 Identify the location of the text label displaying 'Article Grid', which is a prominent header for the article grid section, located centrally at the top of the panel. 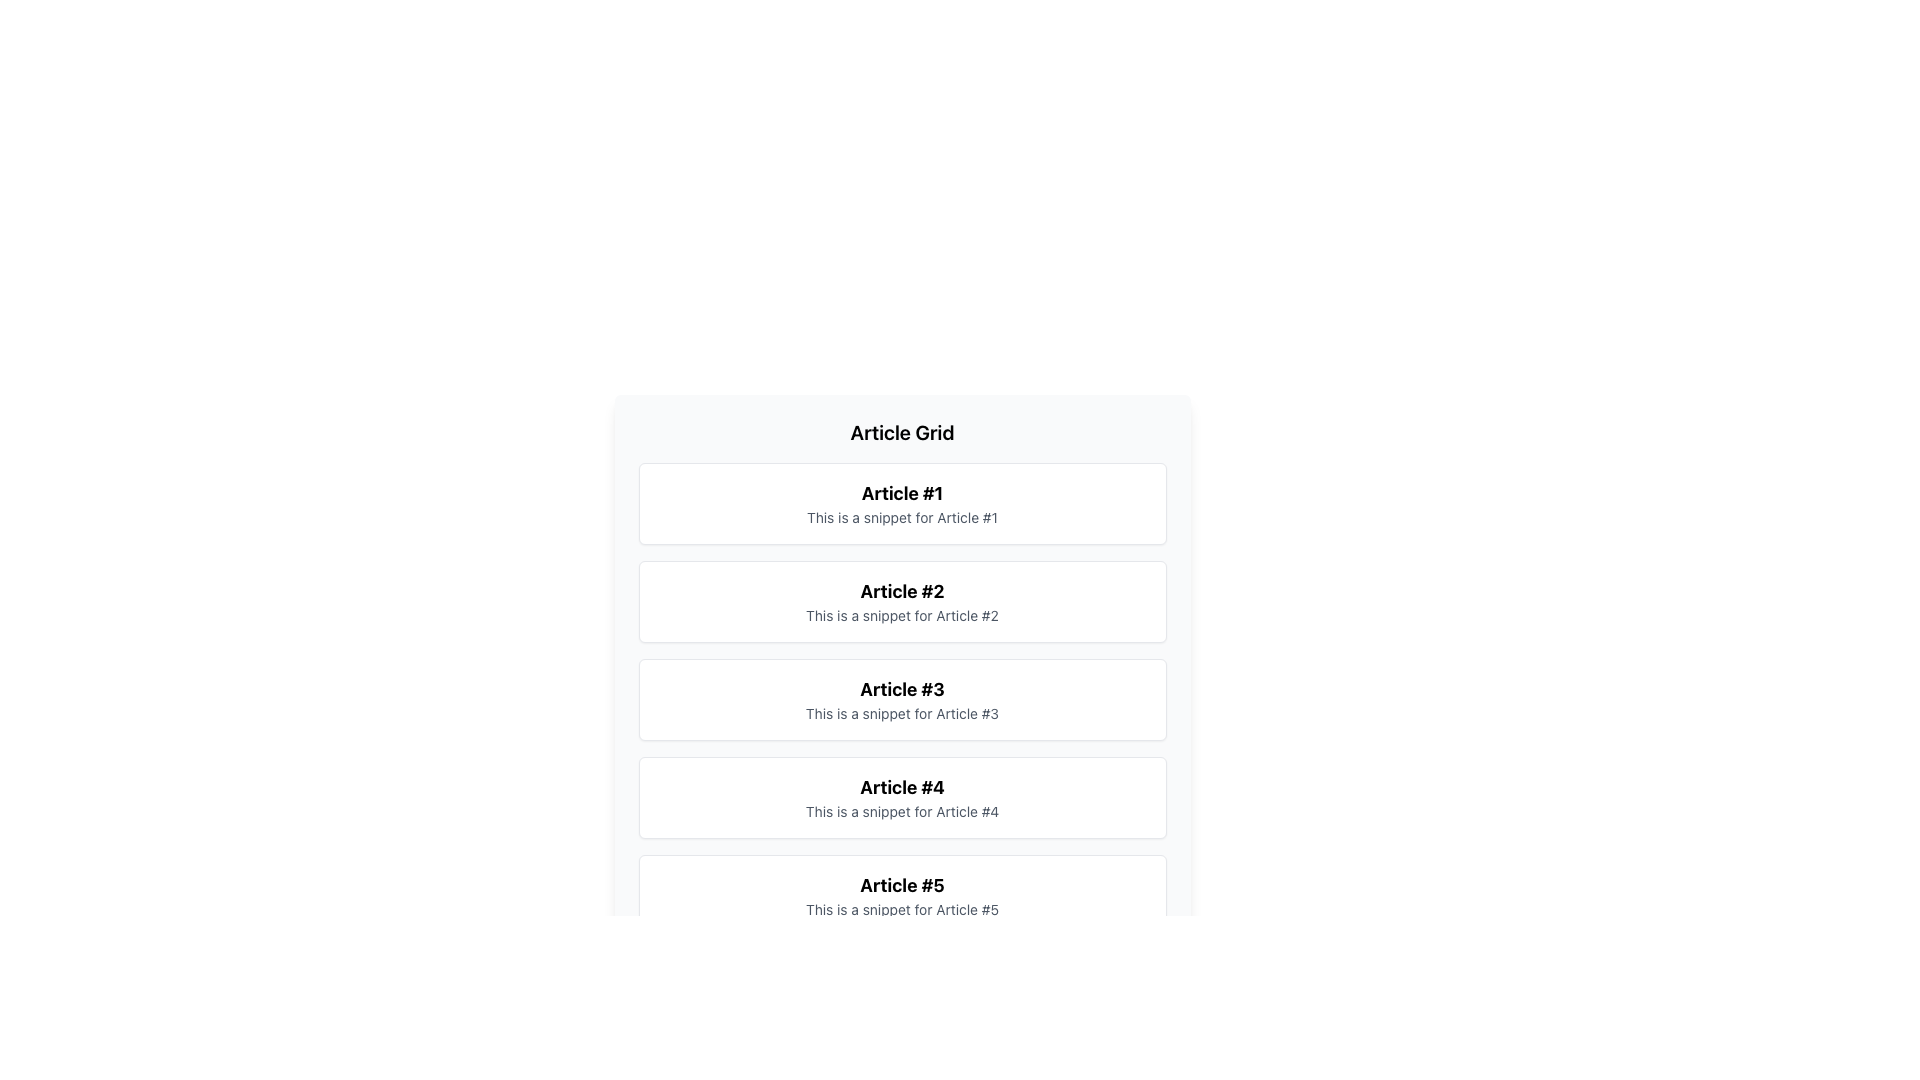
(901, 431).